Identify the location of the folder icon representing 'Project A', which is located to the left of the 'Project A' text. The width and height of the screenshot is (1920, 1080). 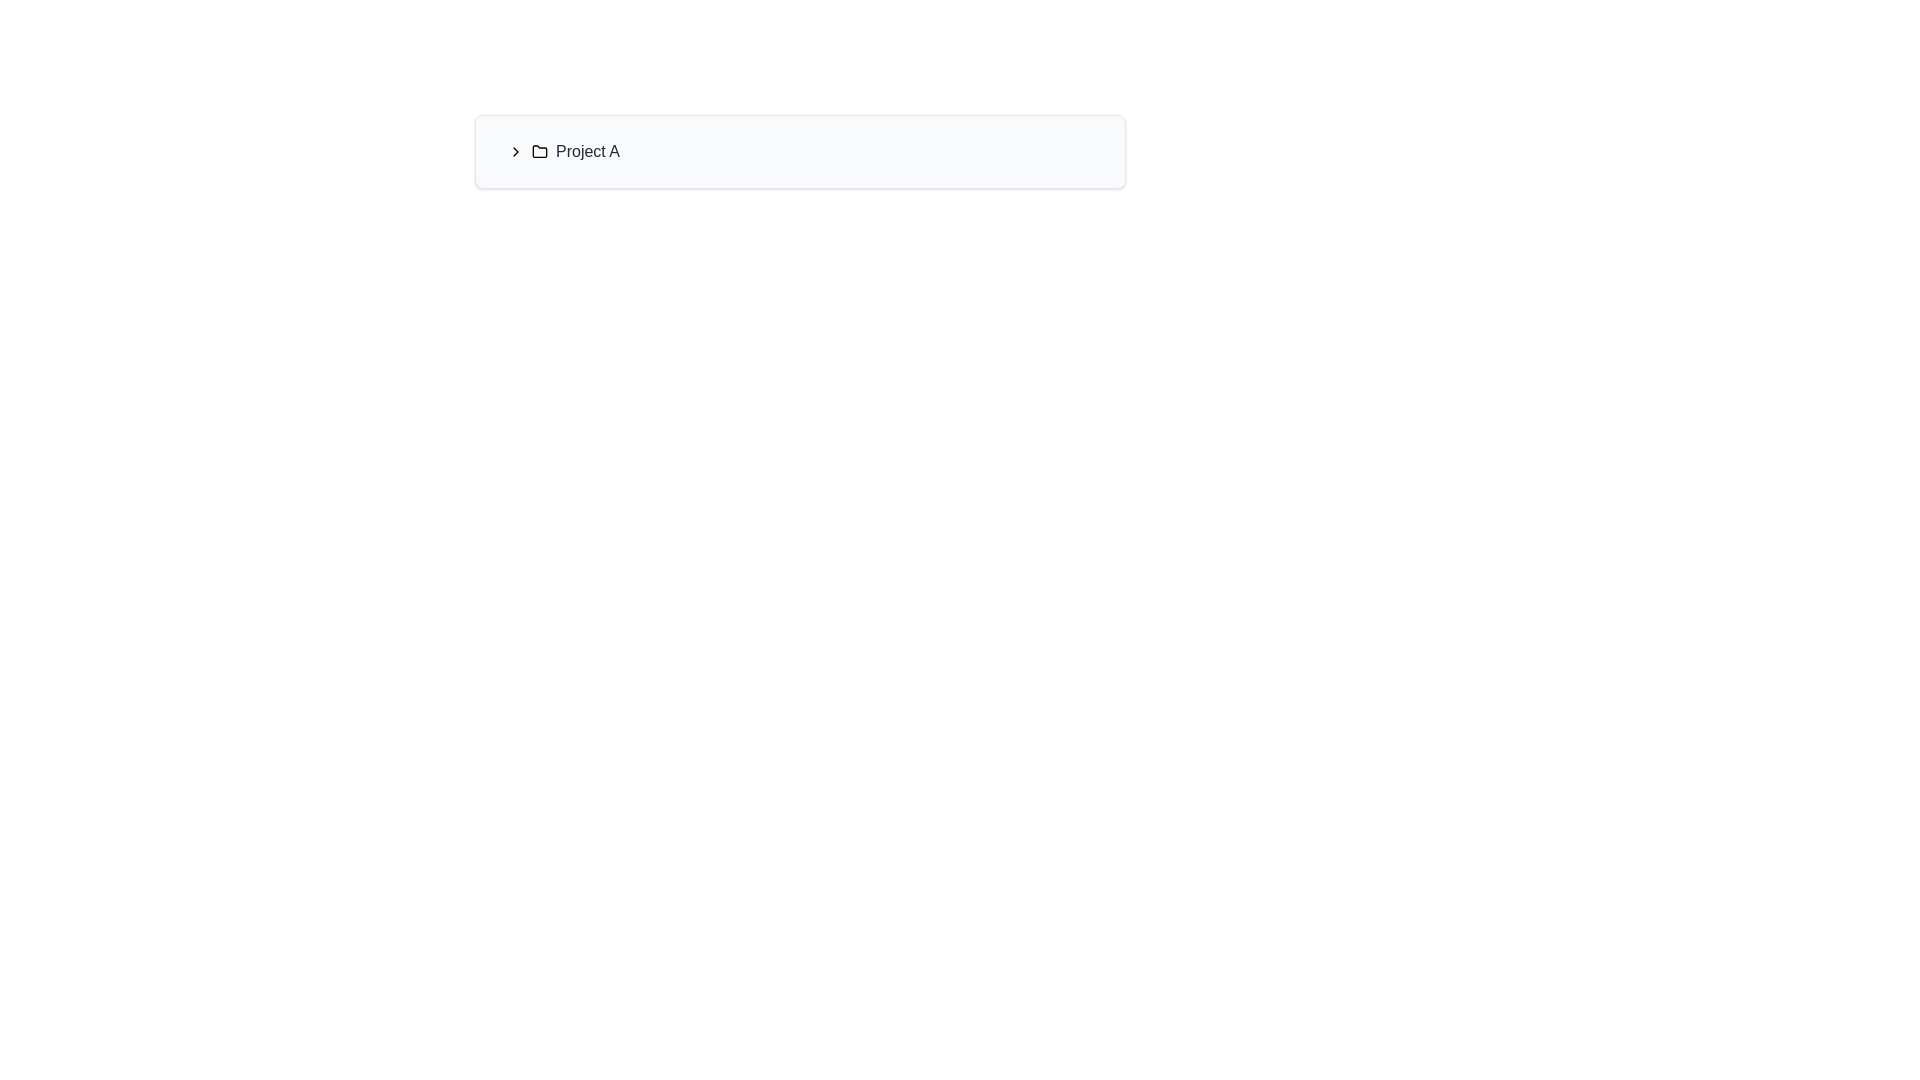
(539, 150).